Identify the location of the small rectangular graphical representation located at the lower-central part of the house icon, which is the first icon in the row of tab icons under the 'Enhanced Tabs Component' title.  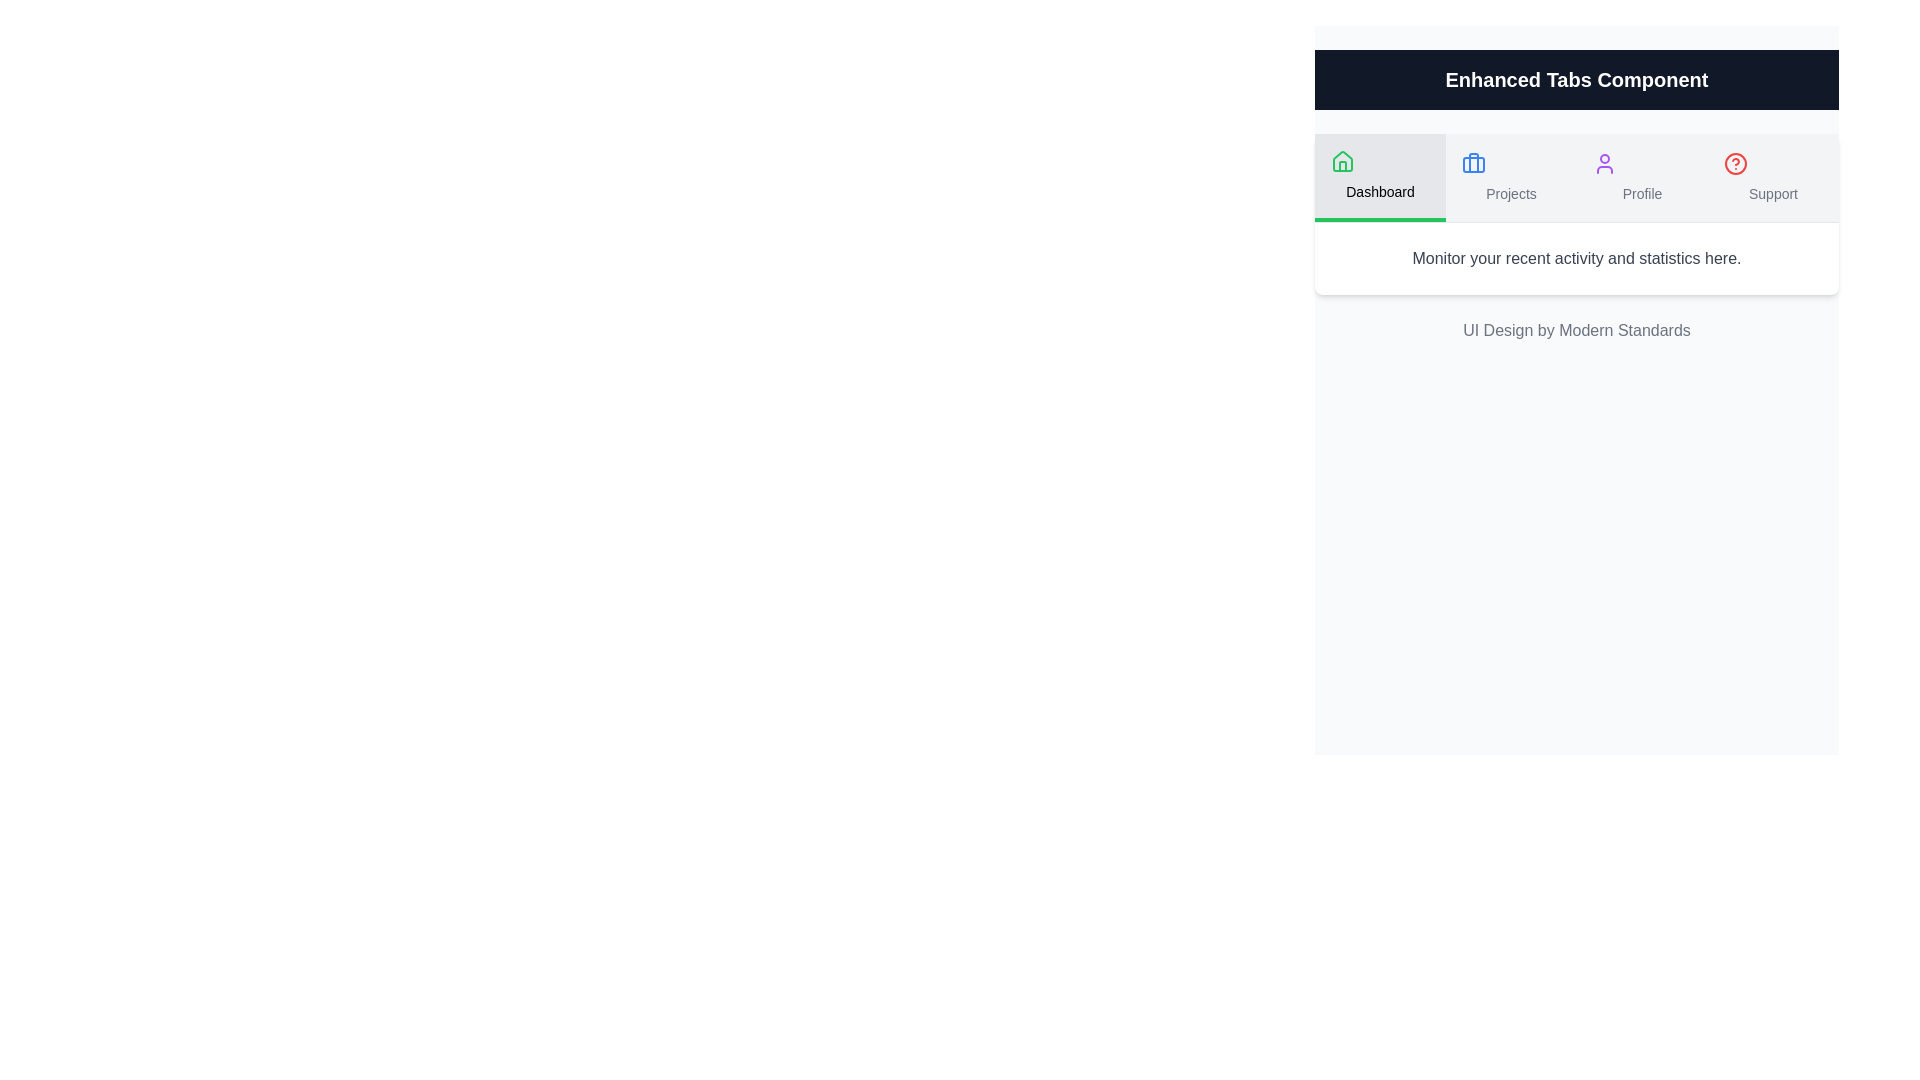
(1343, 165).